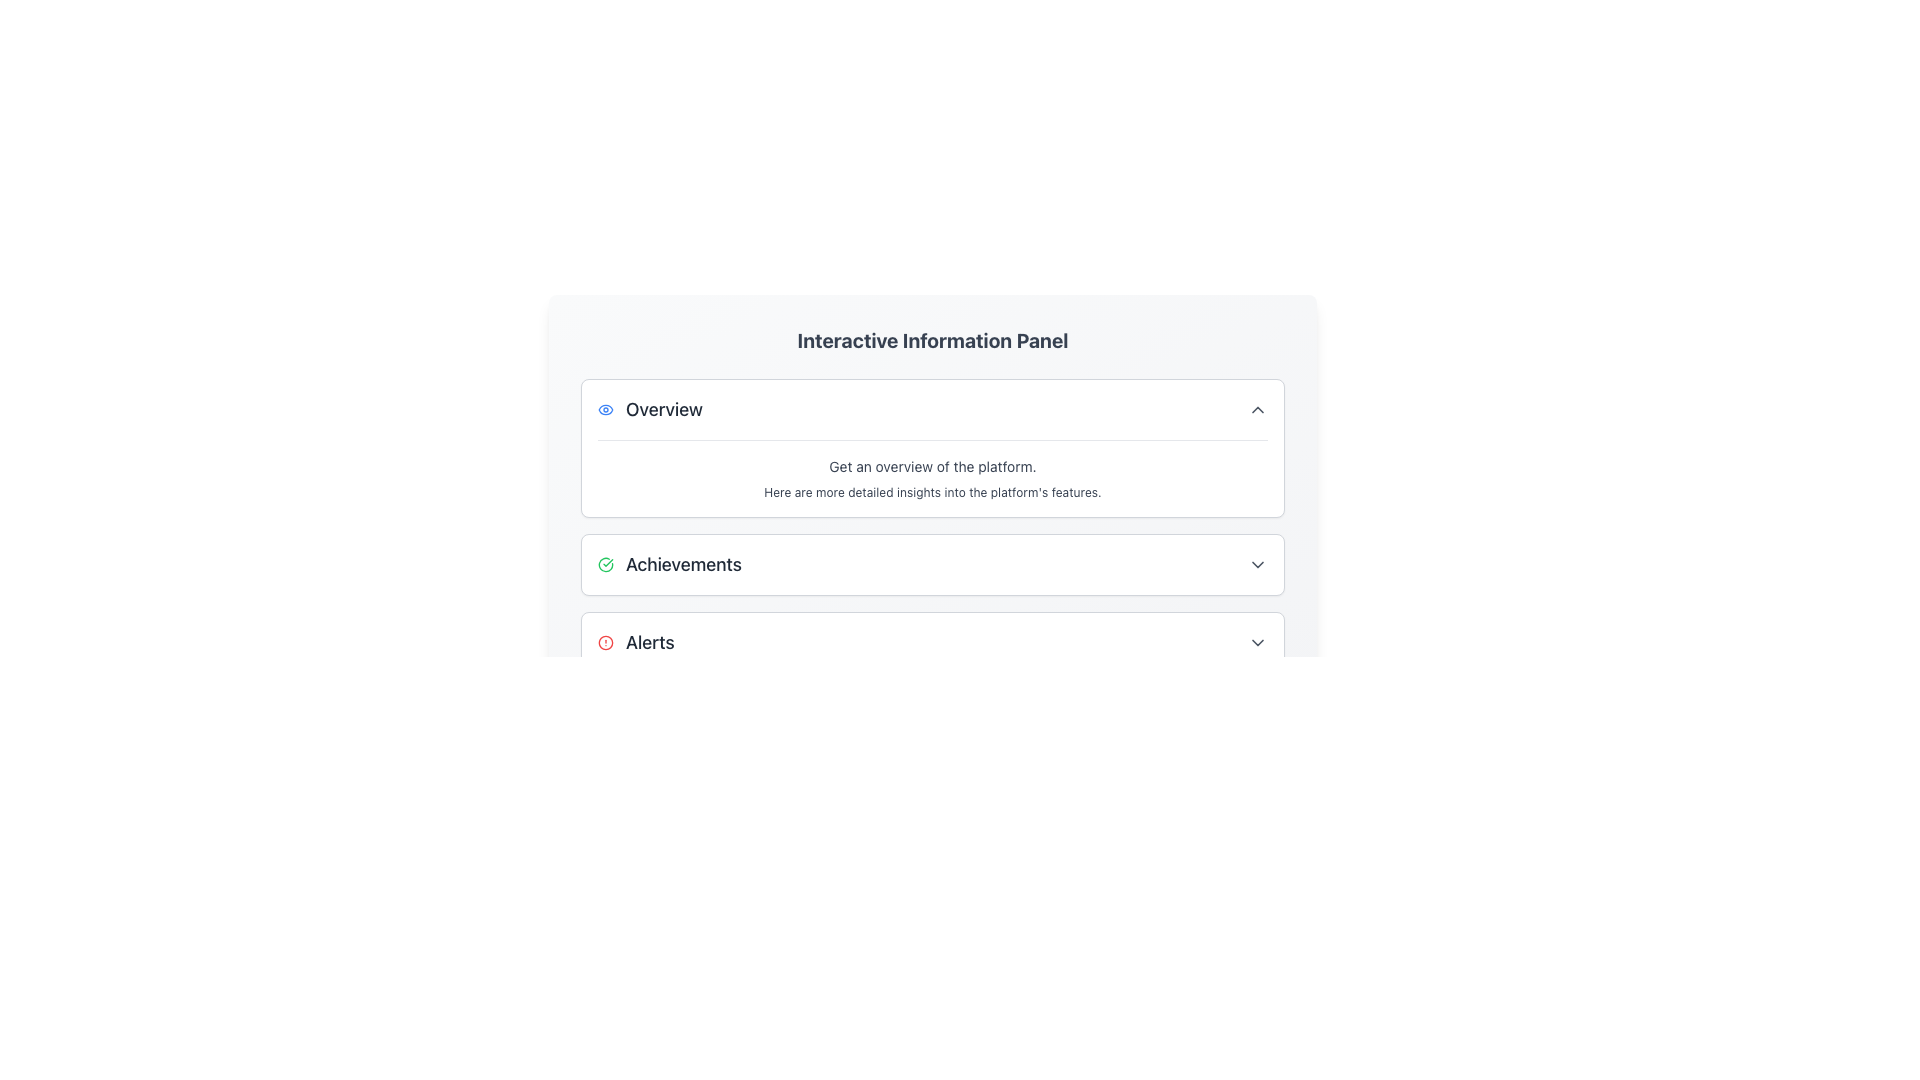 The image size is (1920, 1080). I want to click on the text label reading 'Achievements' for accessibility features, so click(683, 564).